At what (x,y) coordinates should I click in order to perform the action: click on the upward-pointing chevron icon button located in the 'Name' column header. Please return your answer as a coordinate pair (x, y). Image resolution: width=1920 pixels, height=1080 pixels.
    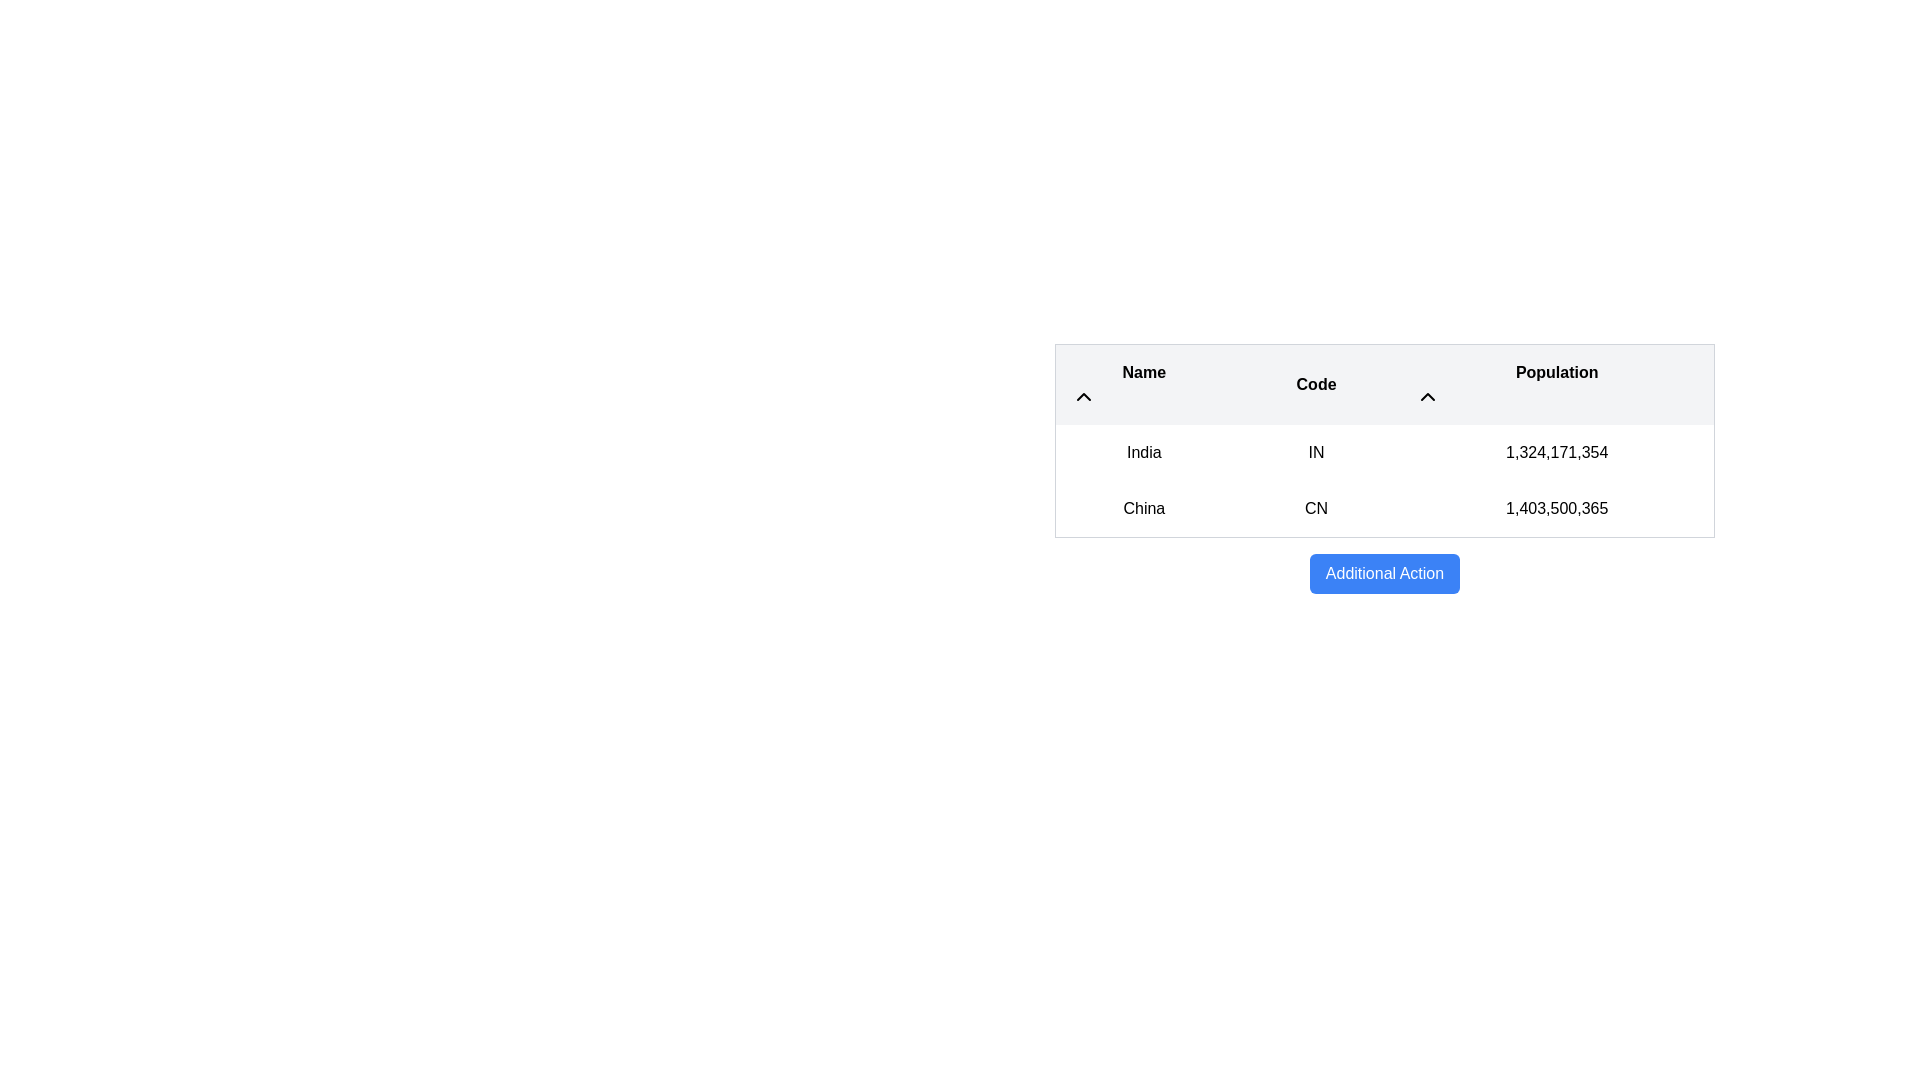
    Looking at the image, I should click on (1083, 397).